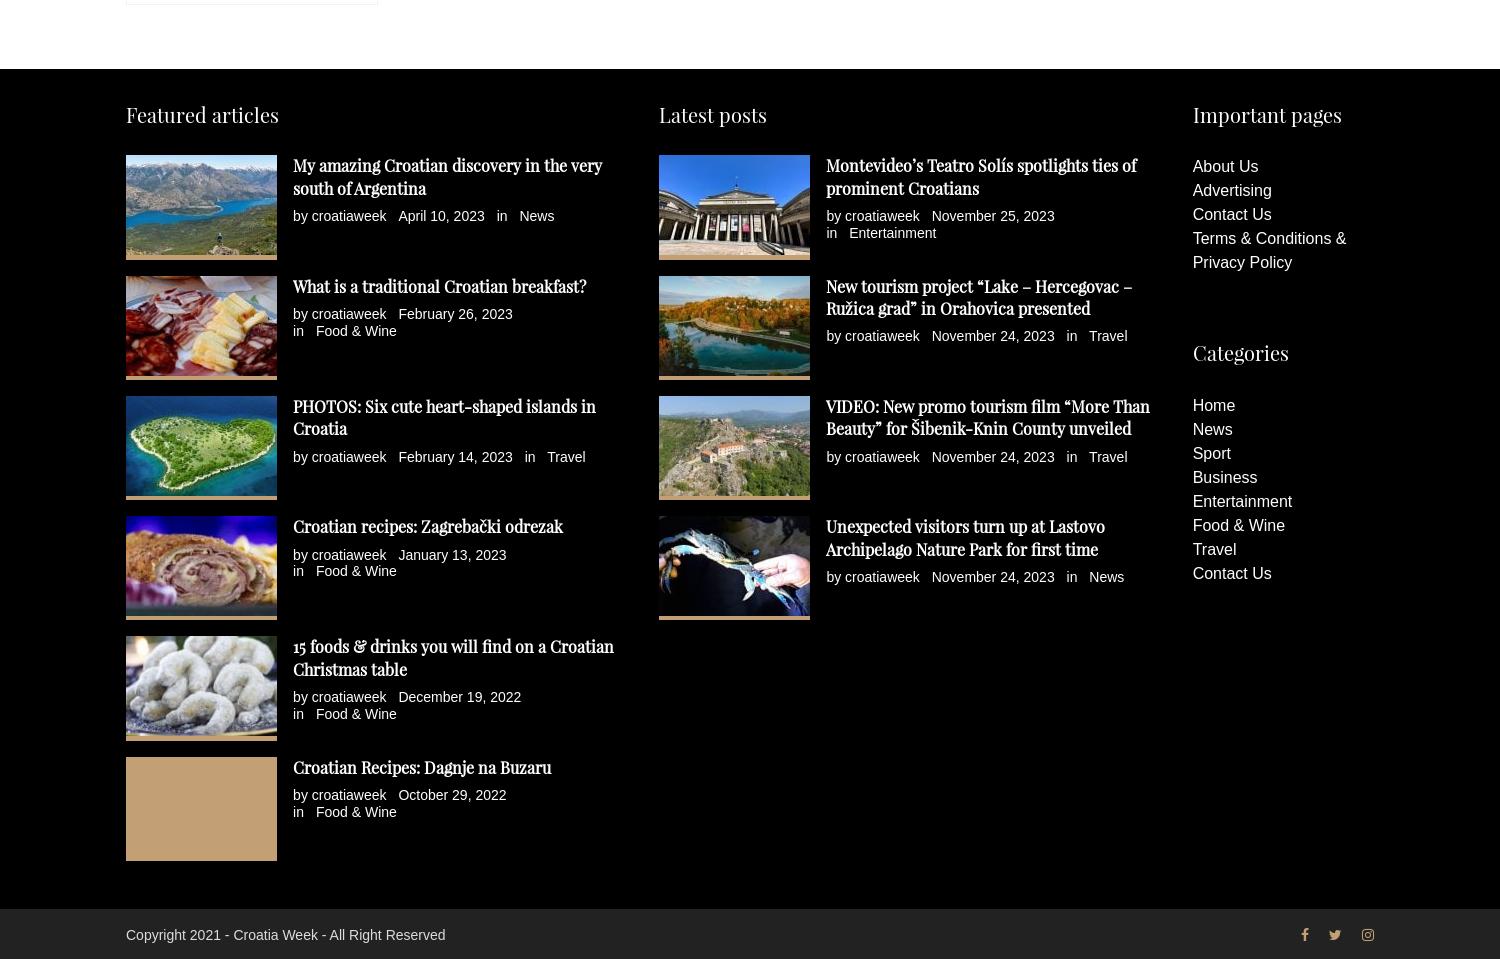 The height and width of the screenshot is (959, 1500). What do you see at coordinates (452, 657) in the screenshot?
I see `'15 foods & drinks you will find on a Croatian Christmas table'` at bounding box center [452, 657].